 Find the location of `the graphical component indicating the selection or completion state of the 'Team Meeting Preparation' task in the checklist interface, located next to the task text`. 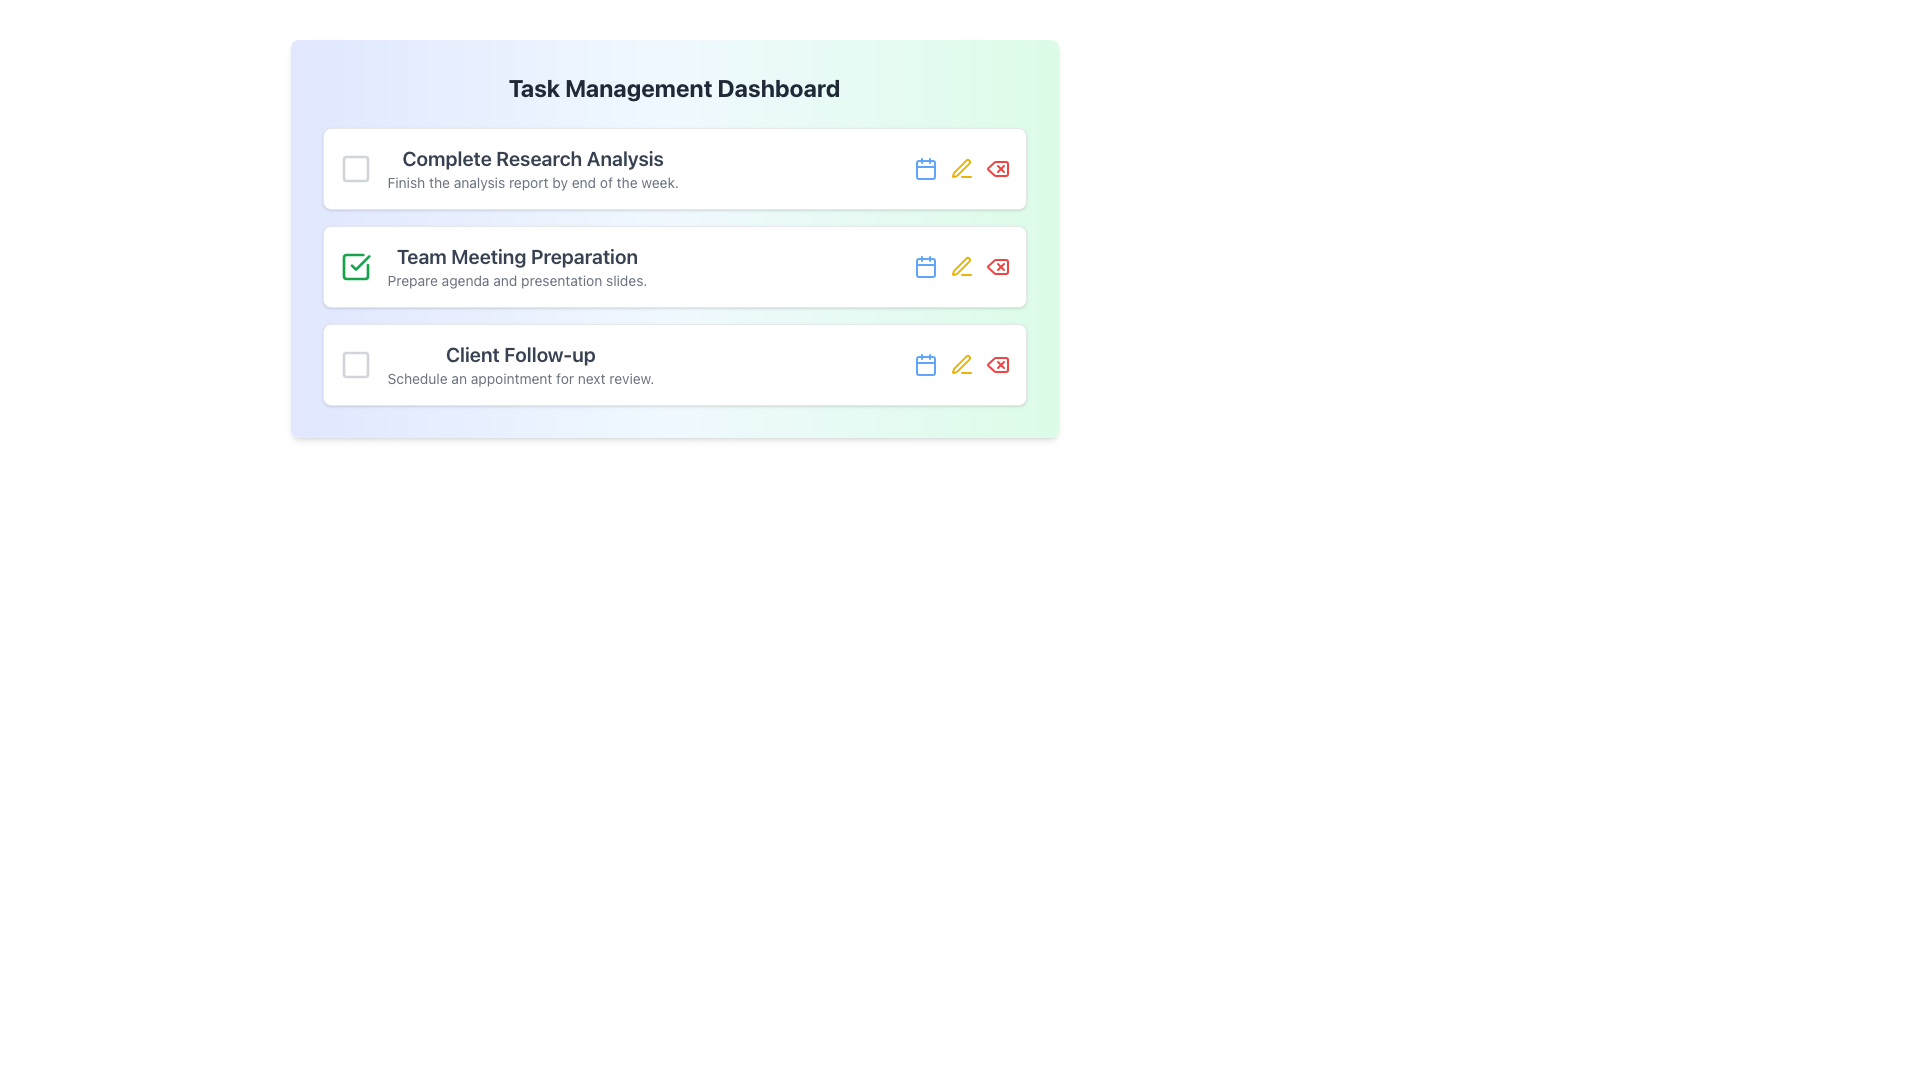

the graphical component indicating the selection or completion state of the 'Team Meeting Preparation' task in the checklist interface, located next to the task text is located at coordinates (355, 265).